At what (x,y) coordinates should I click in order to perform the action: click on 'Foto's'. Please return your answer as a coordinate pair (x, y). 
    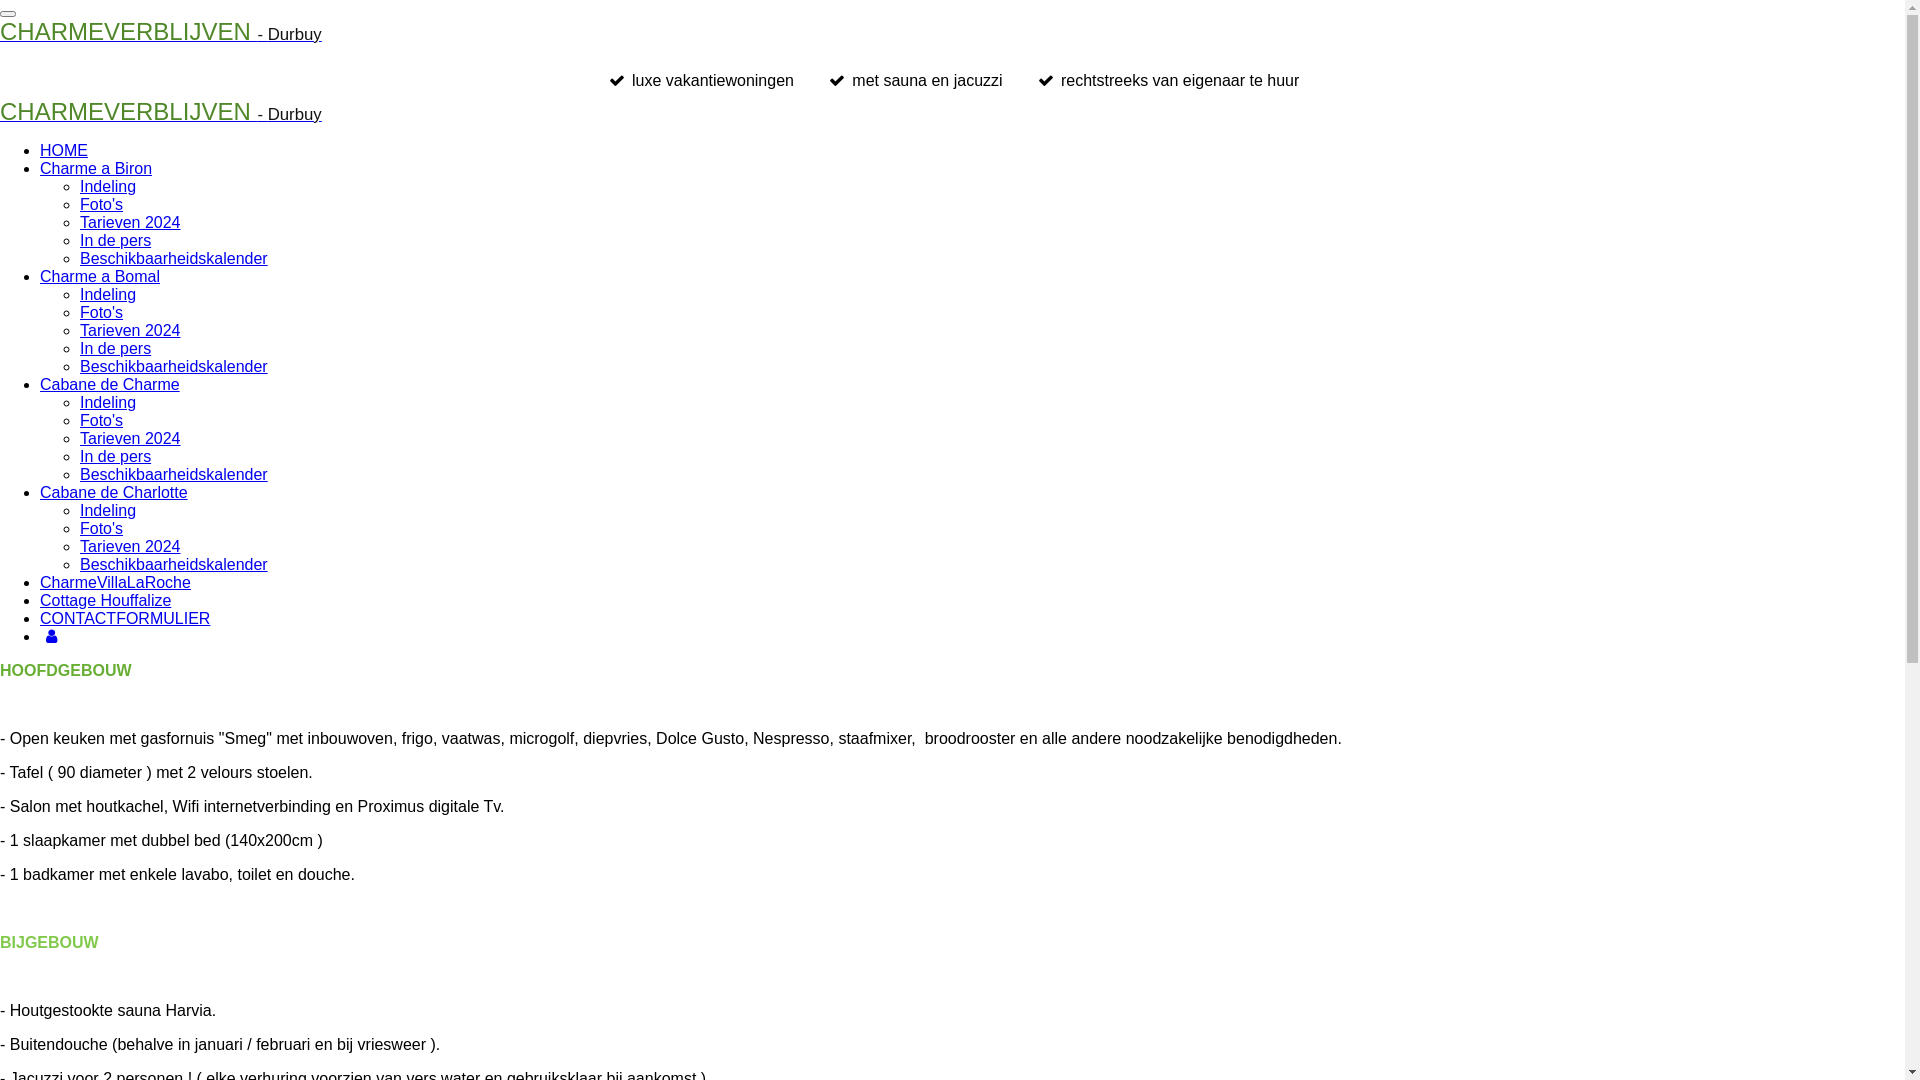
    Looking at the image, I should click on (80, 419).